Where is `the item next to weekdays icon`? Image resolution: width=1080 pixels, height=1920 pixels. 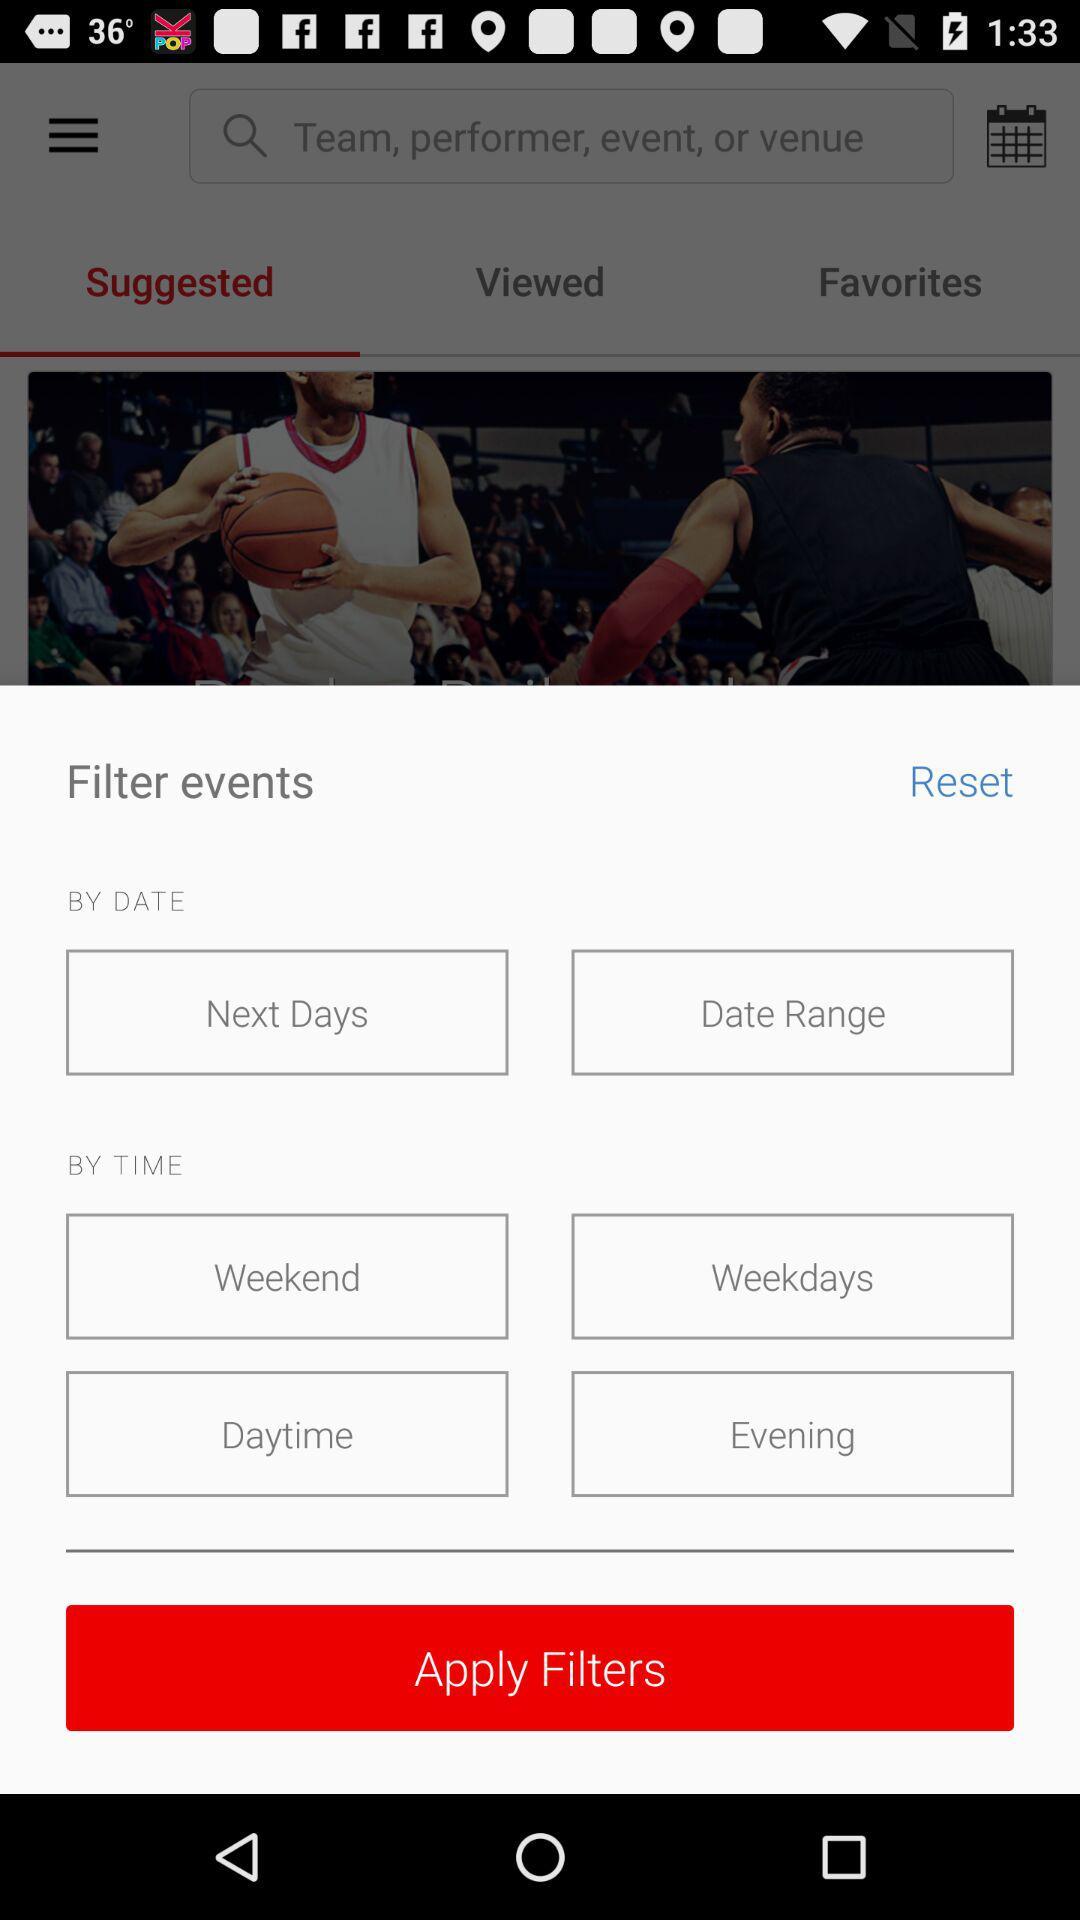
the item next to weekdays icon is located at coordinates (287, 1275).